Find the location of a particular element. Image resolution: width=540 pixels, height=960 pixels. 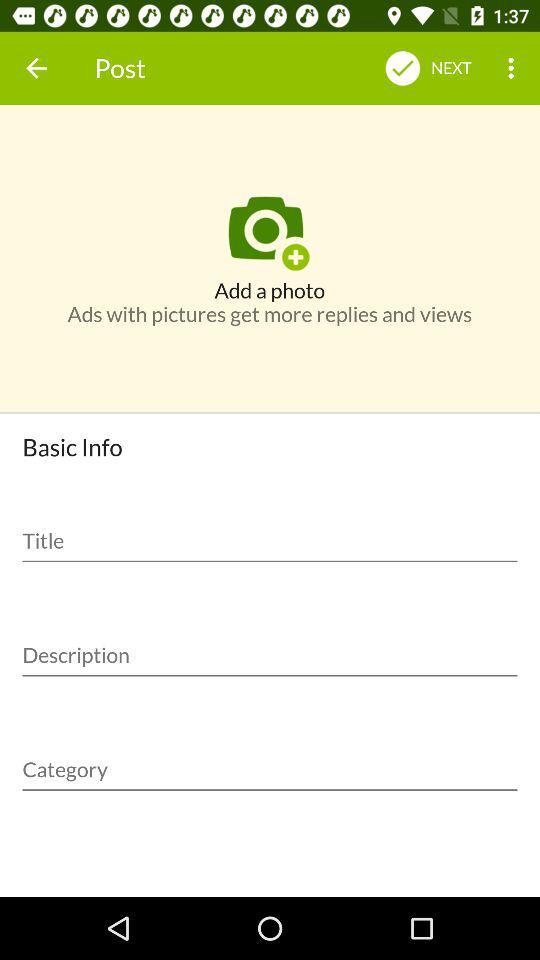

the item below basic info is located at coordinates (270, 533).